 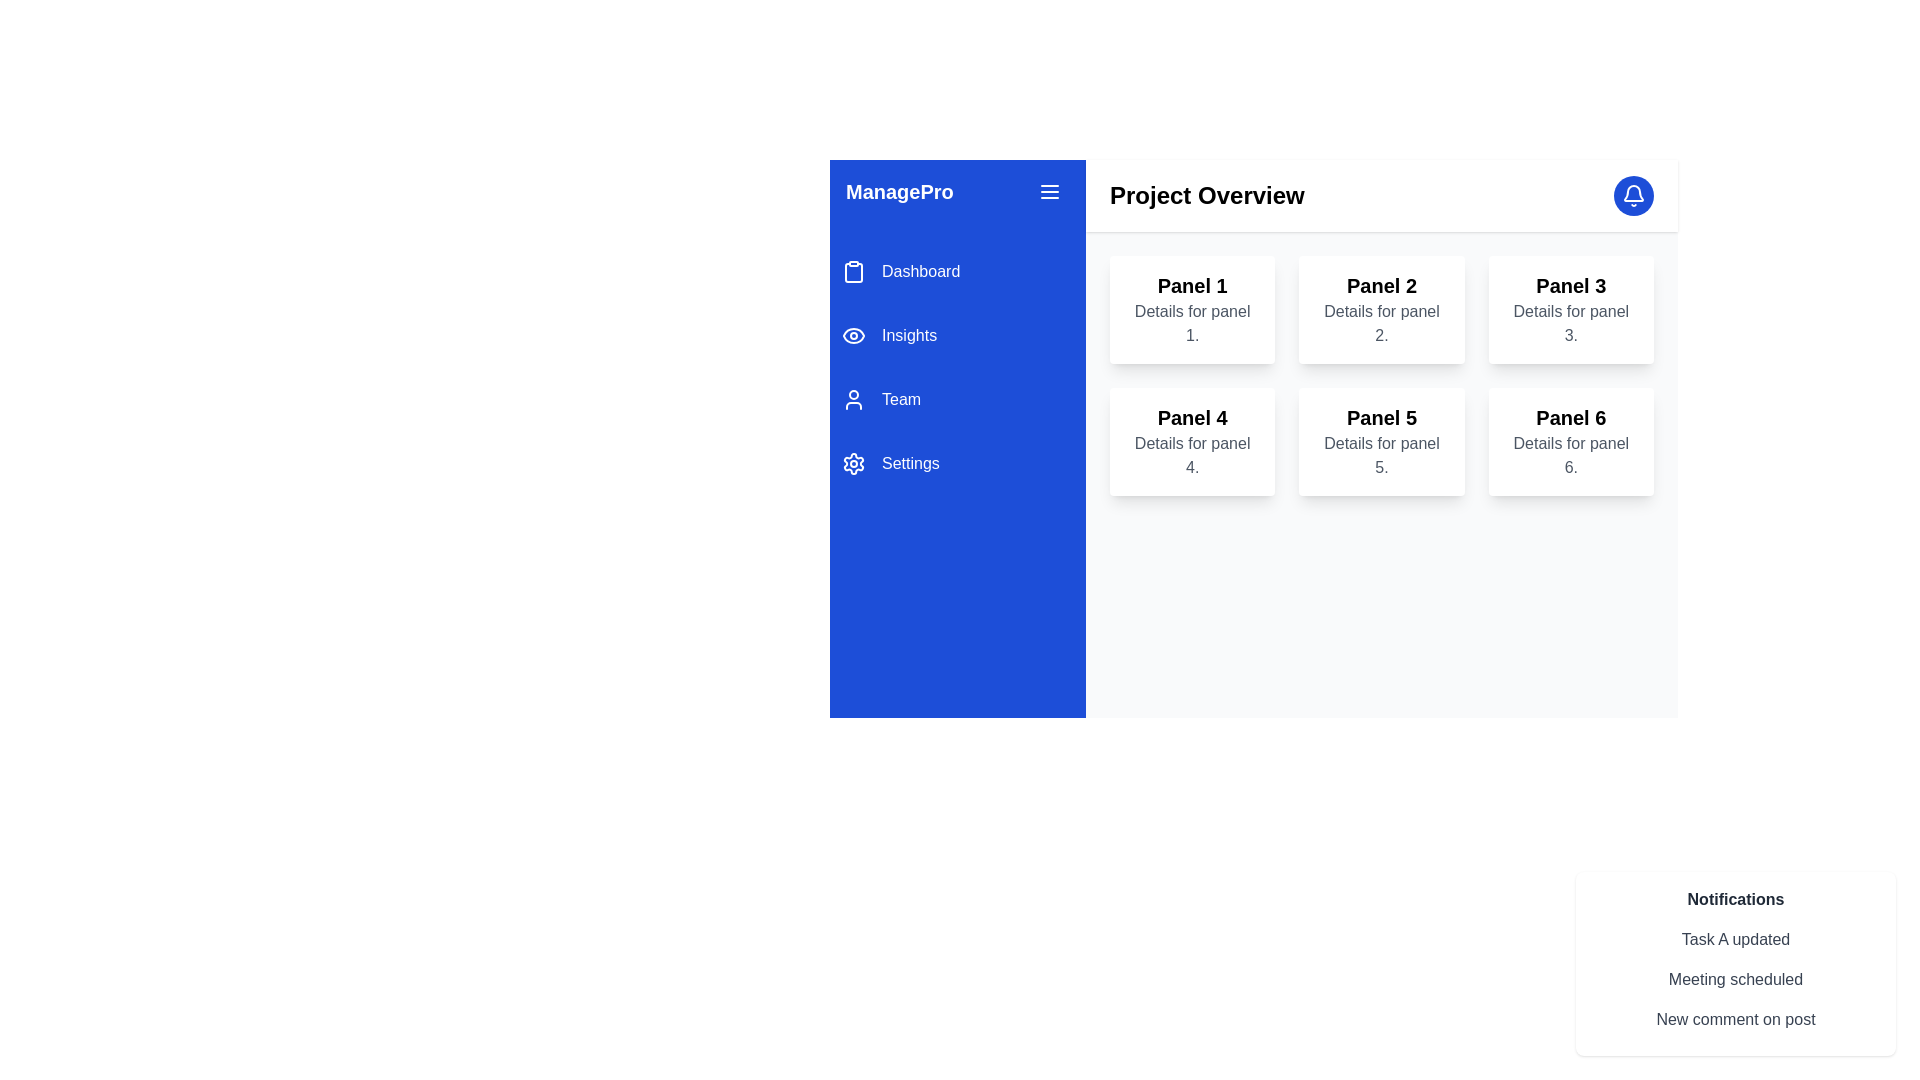 I want to click on the graphical element inside the clipboard icon that represents the 'Dashboard' functionality in the sidebar navigation, so click(x=854, y=273).